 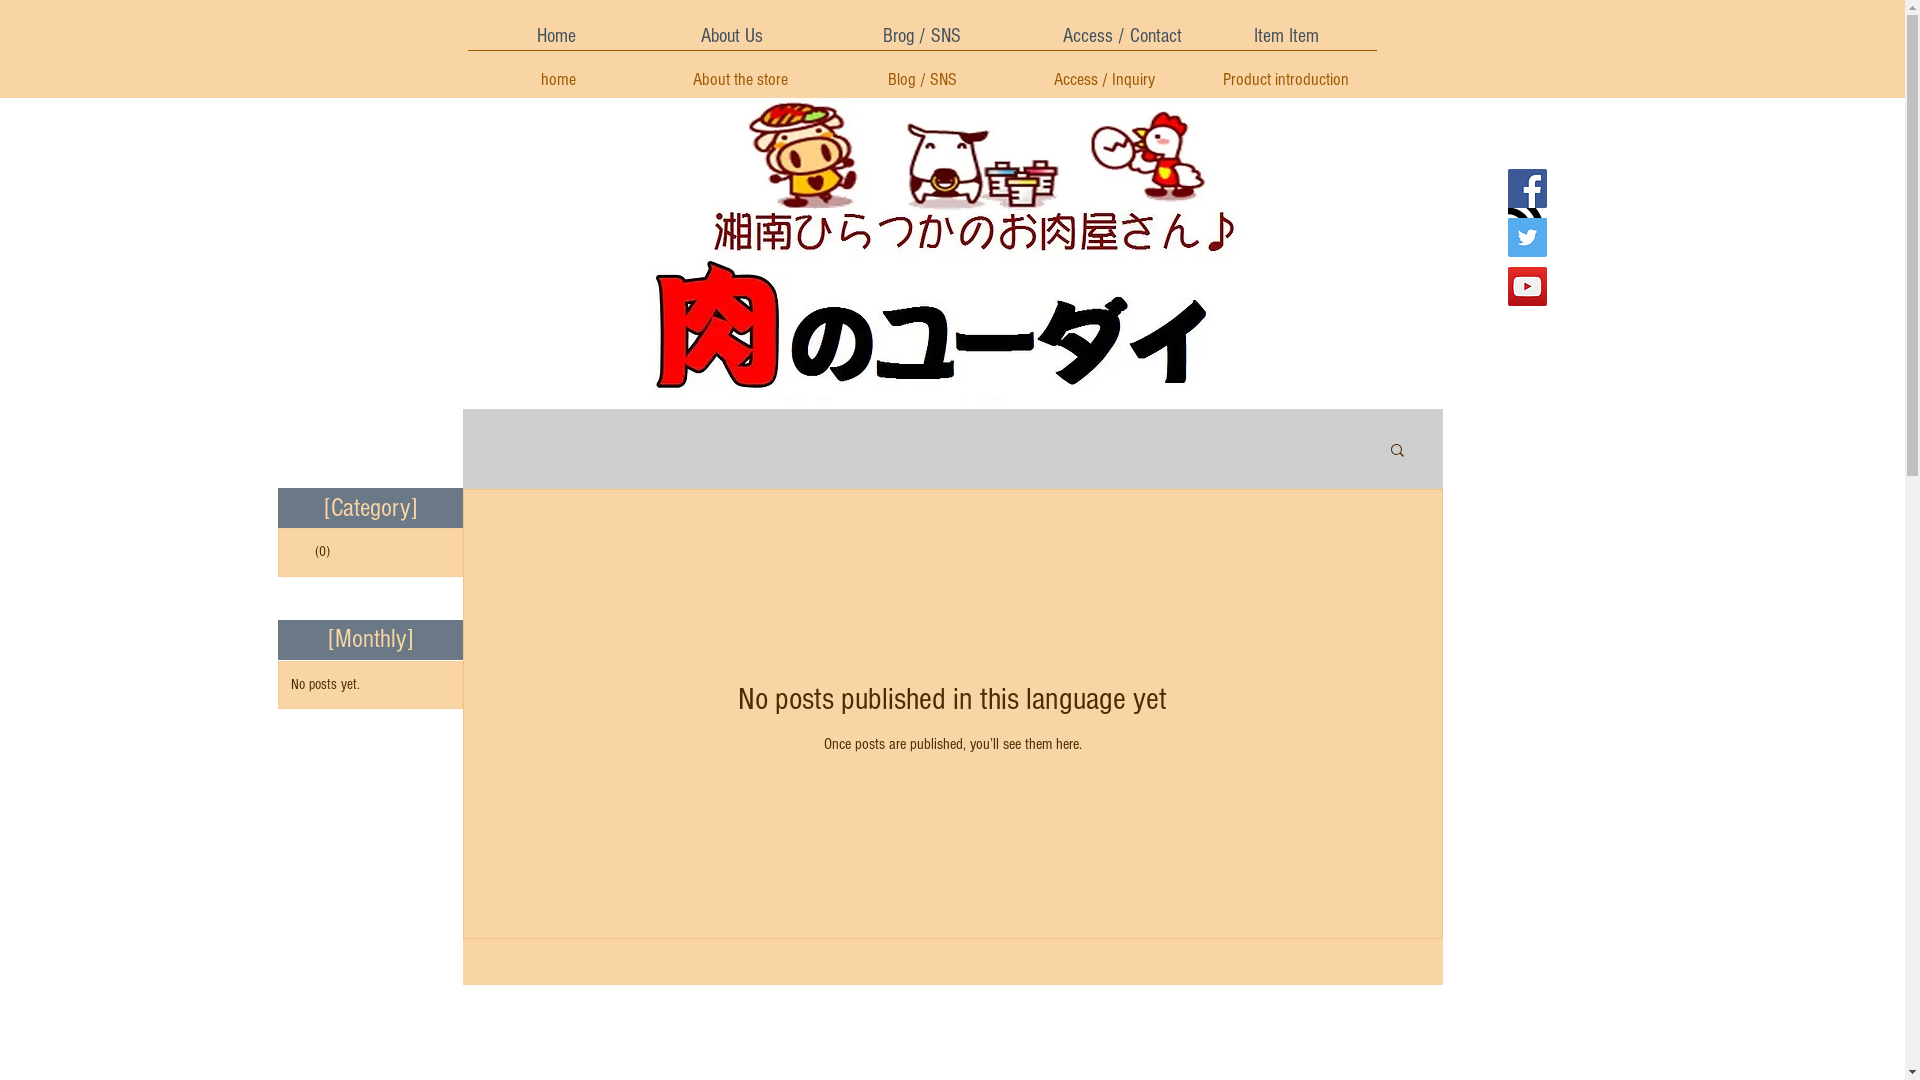 What do you see at coordinates (1478, 398) in the screenshot?
I see `'Twitter Follow'` at bounding box center [1478, 398].